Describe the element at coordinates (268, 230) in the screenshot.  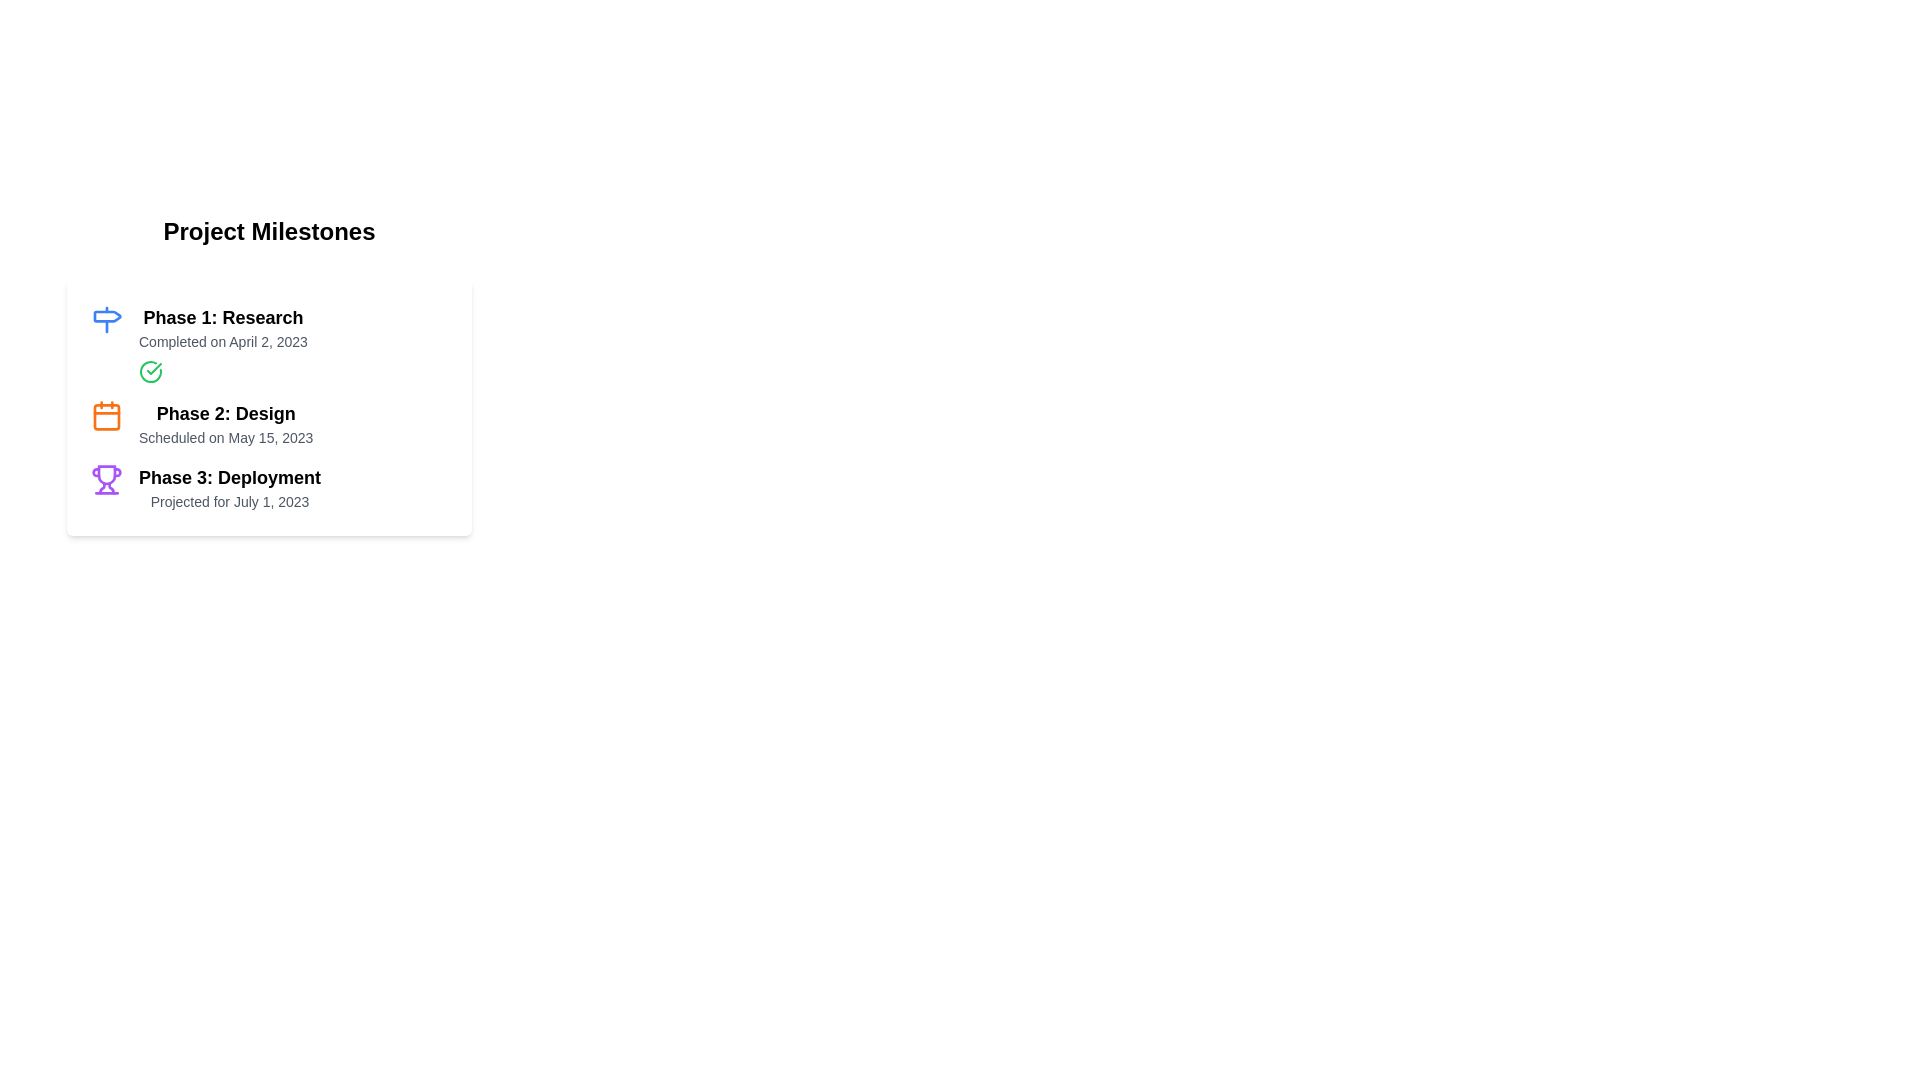
I see `the centered, bold, black text element displaying 'Project Milestones' at the top of the interface` at that location.